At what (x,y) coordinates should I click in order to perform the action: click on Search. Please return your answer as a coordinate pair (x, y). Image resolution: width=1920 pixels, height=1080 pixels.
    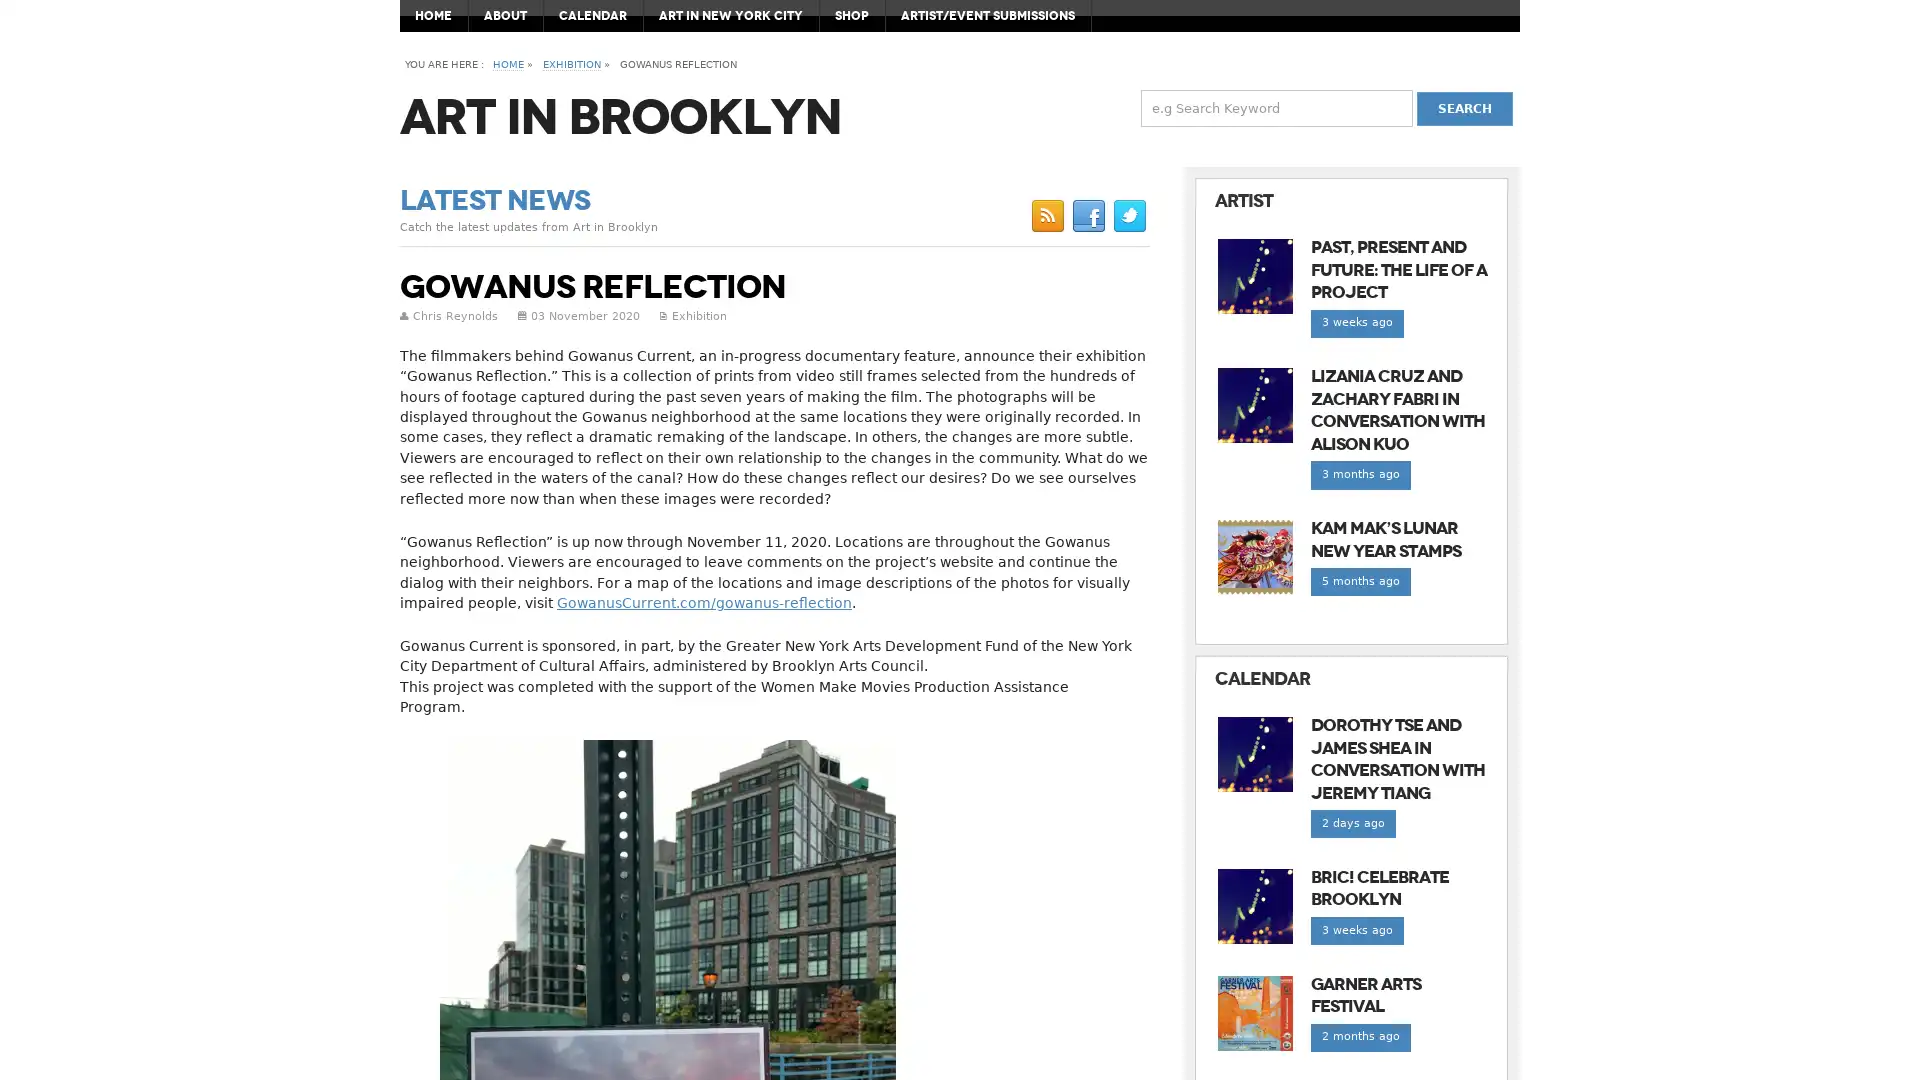
    Looking at the image, I should click on (1464, 108).